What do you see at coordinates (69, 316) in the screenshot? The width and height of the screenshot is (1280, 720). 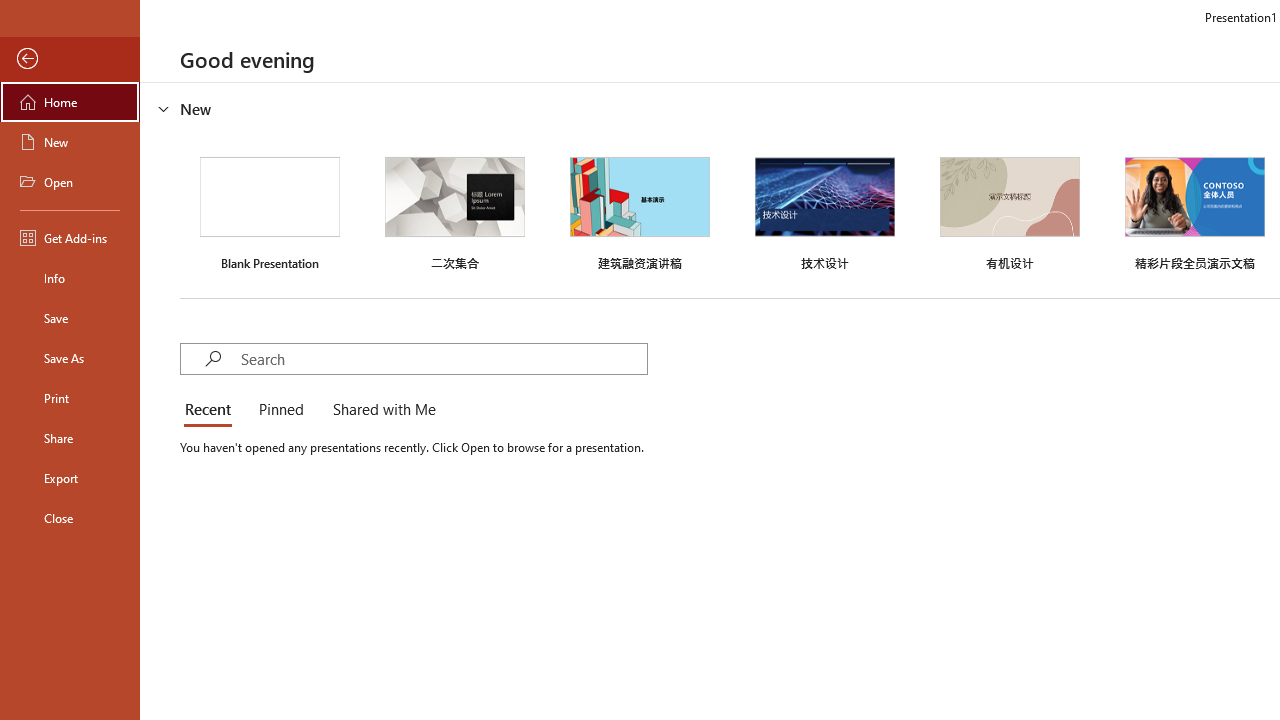 I see `'Save'` at bounding box center [69, 316].